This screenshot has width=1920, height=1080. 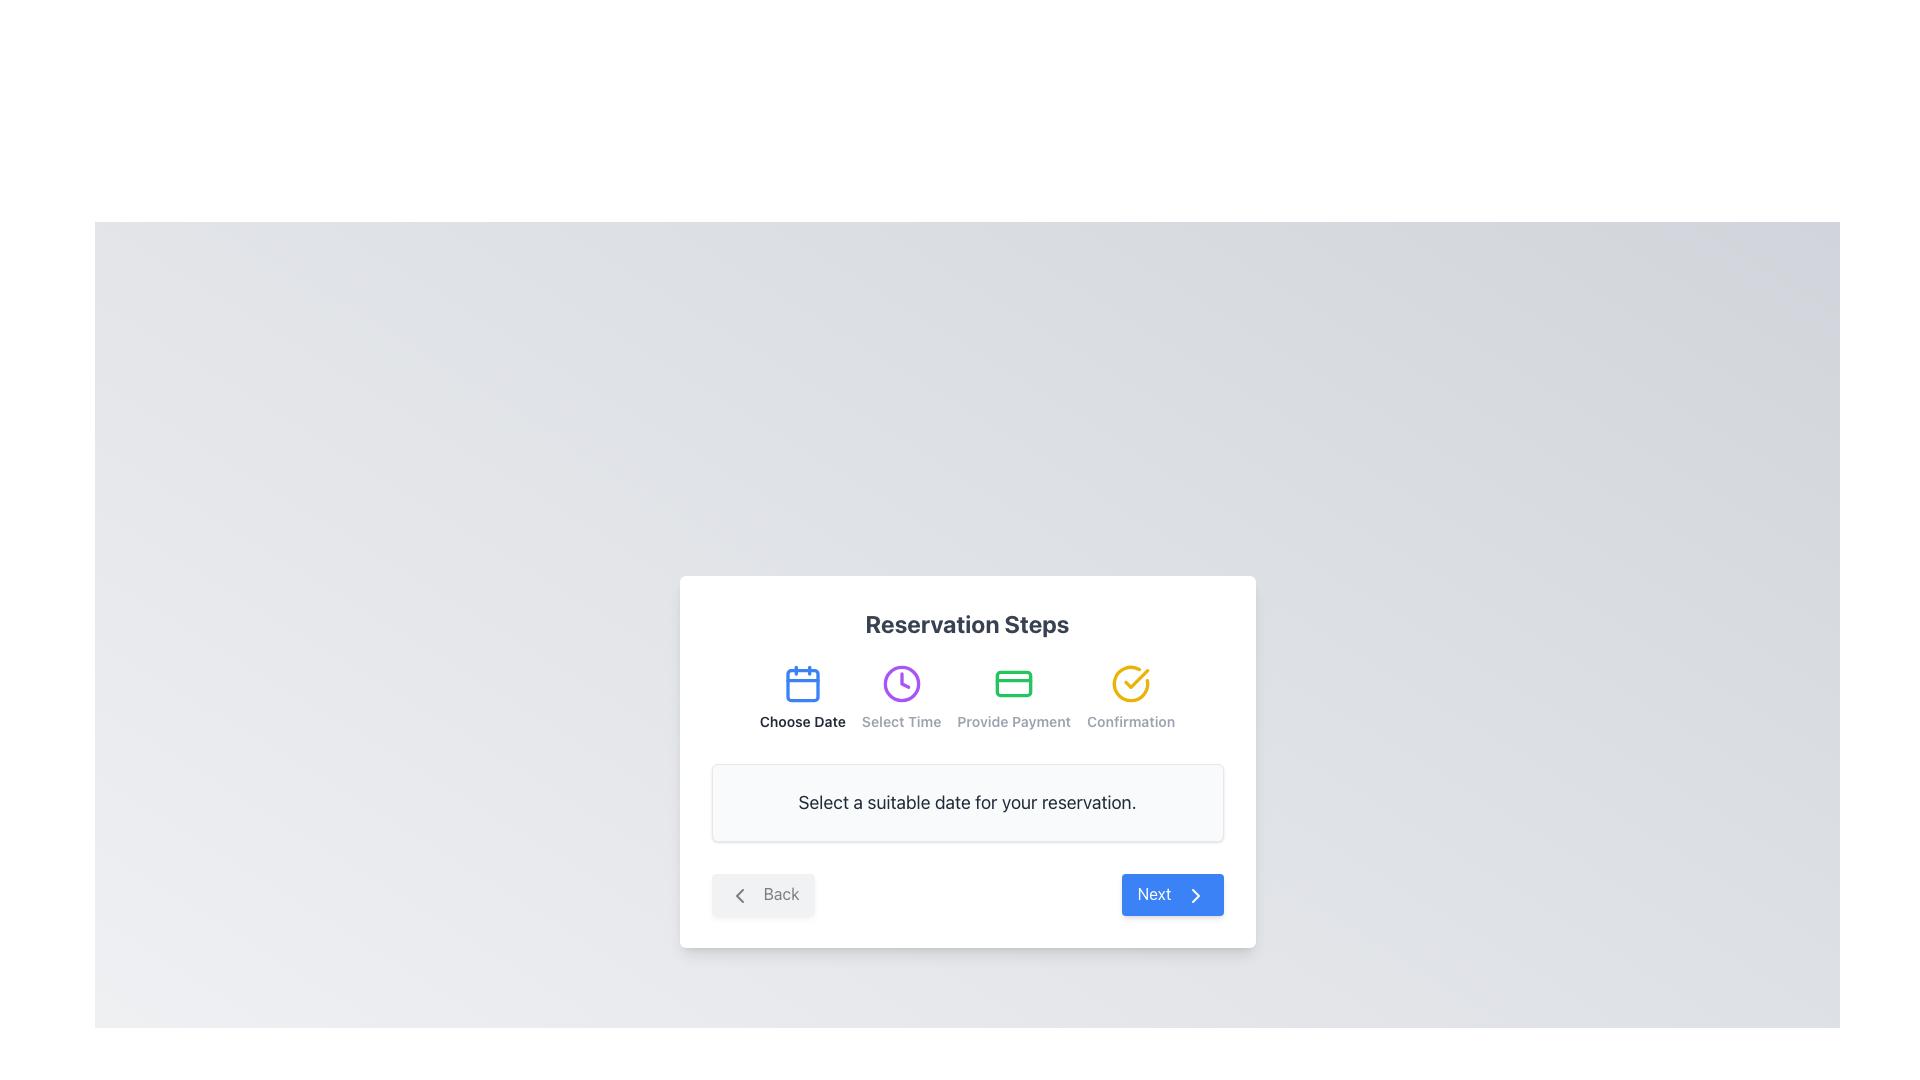 I want to click on the payment step icon, which is the third icon in a horizontal sequence, positioned between 'Select Time' and 'Confirmation', and centered above the 'Provide Payment' label, so click(x=1014, y=683).